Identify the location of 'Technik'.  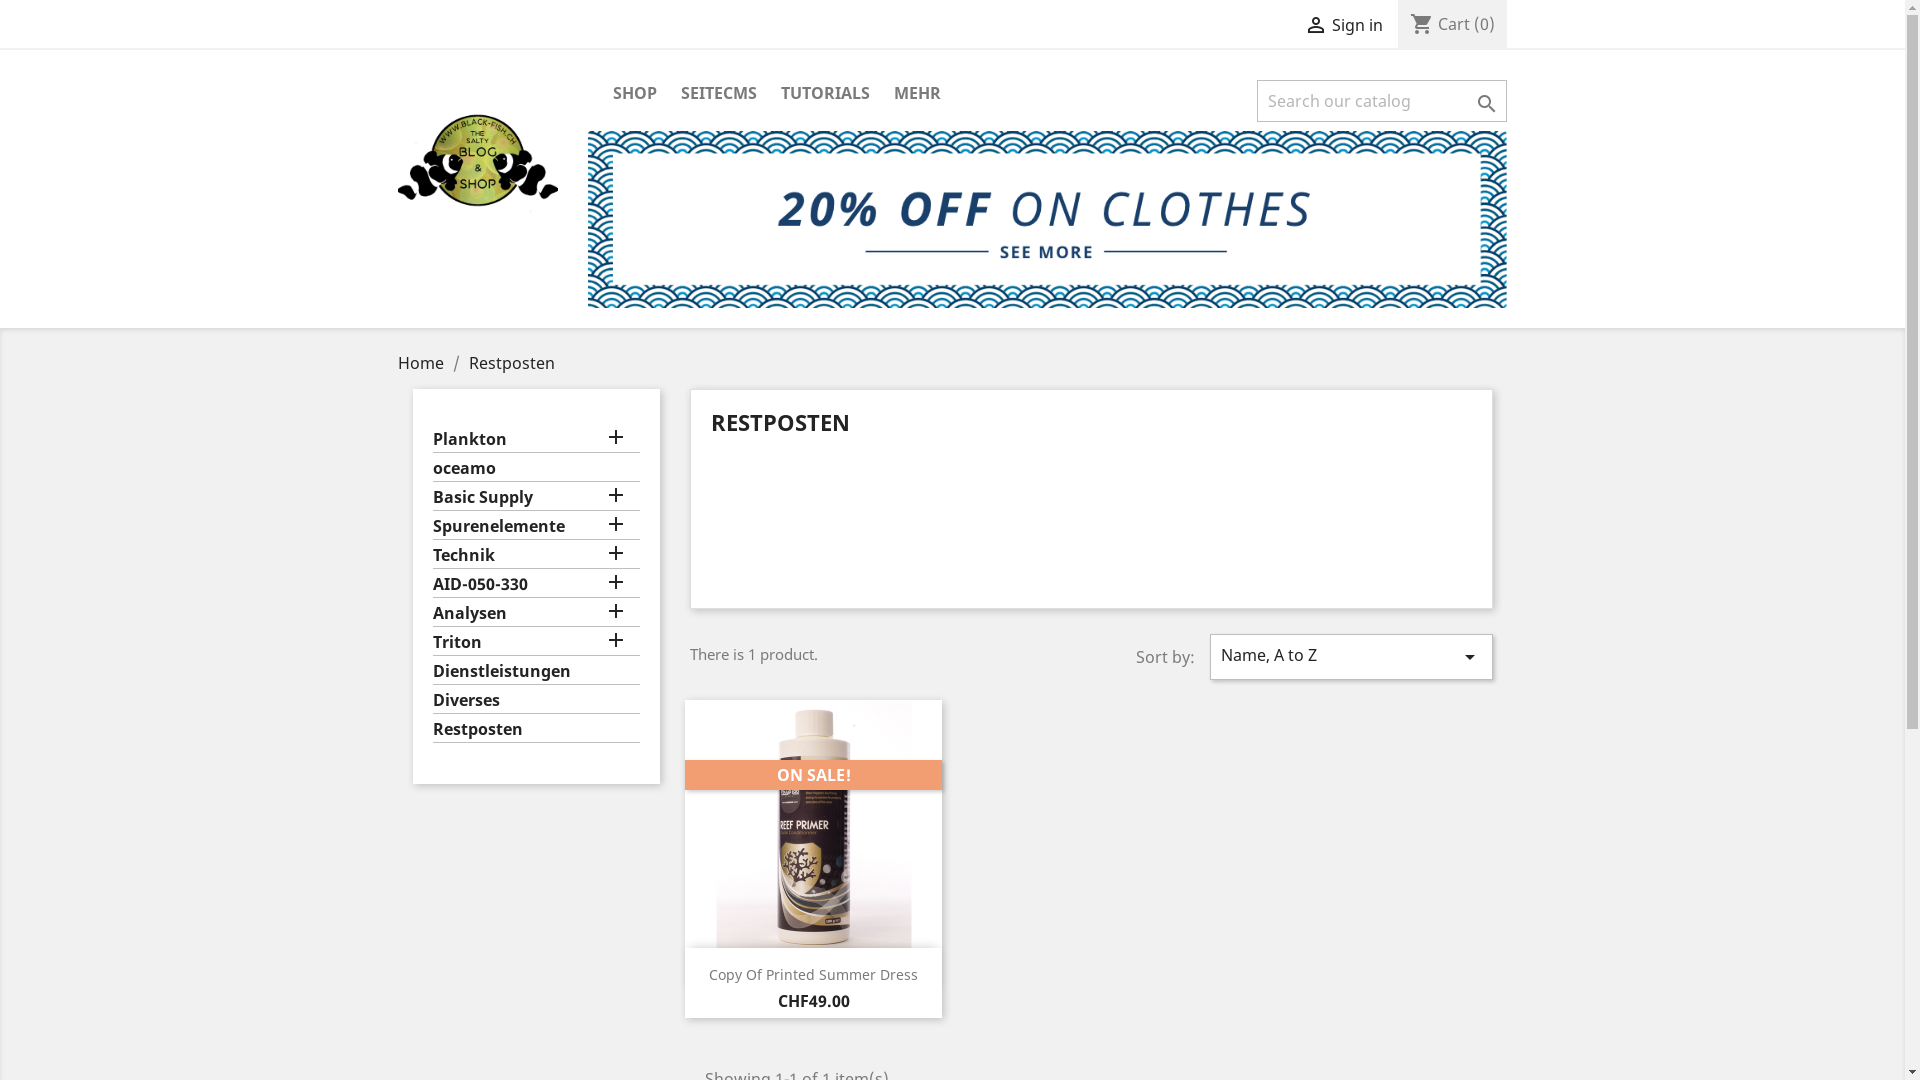
(536, 556).